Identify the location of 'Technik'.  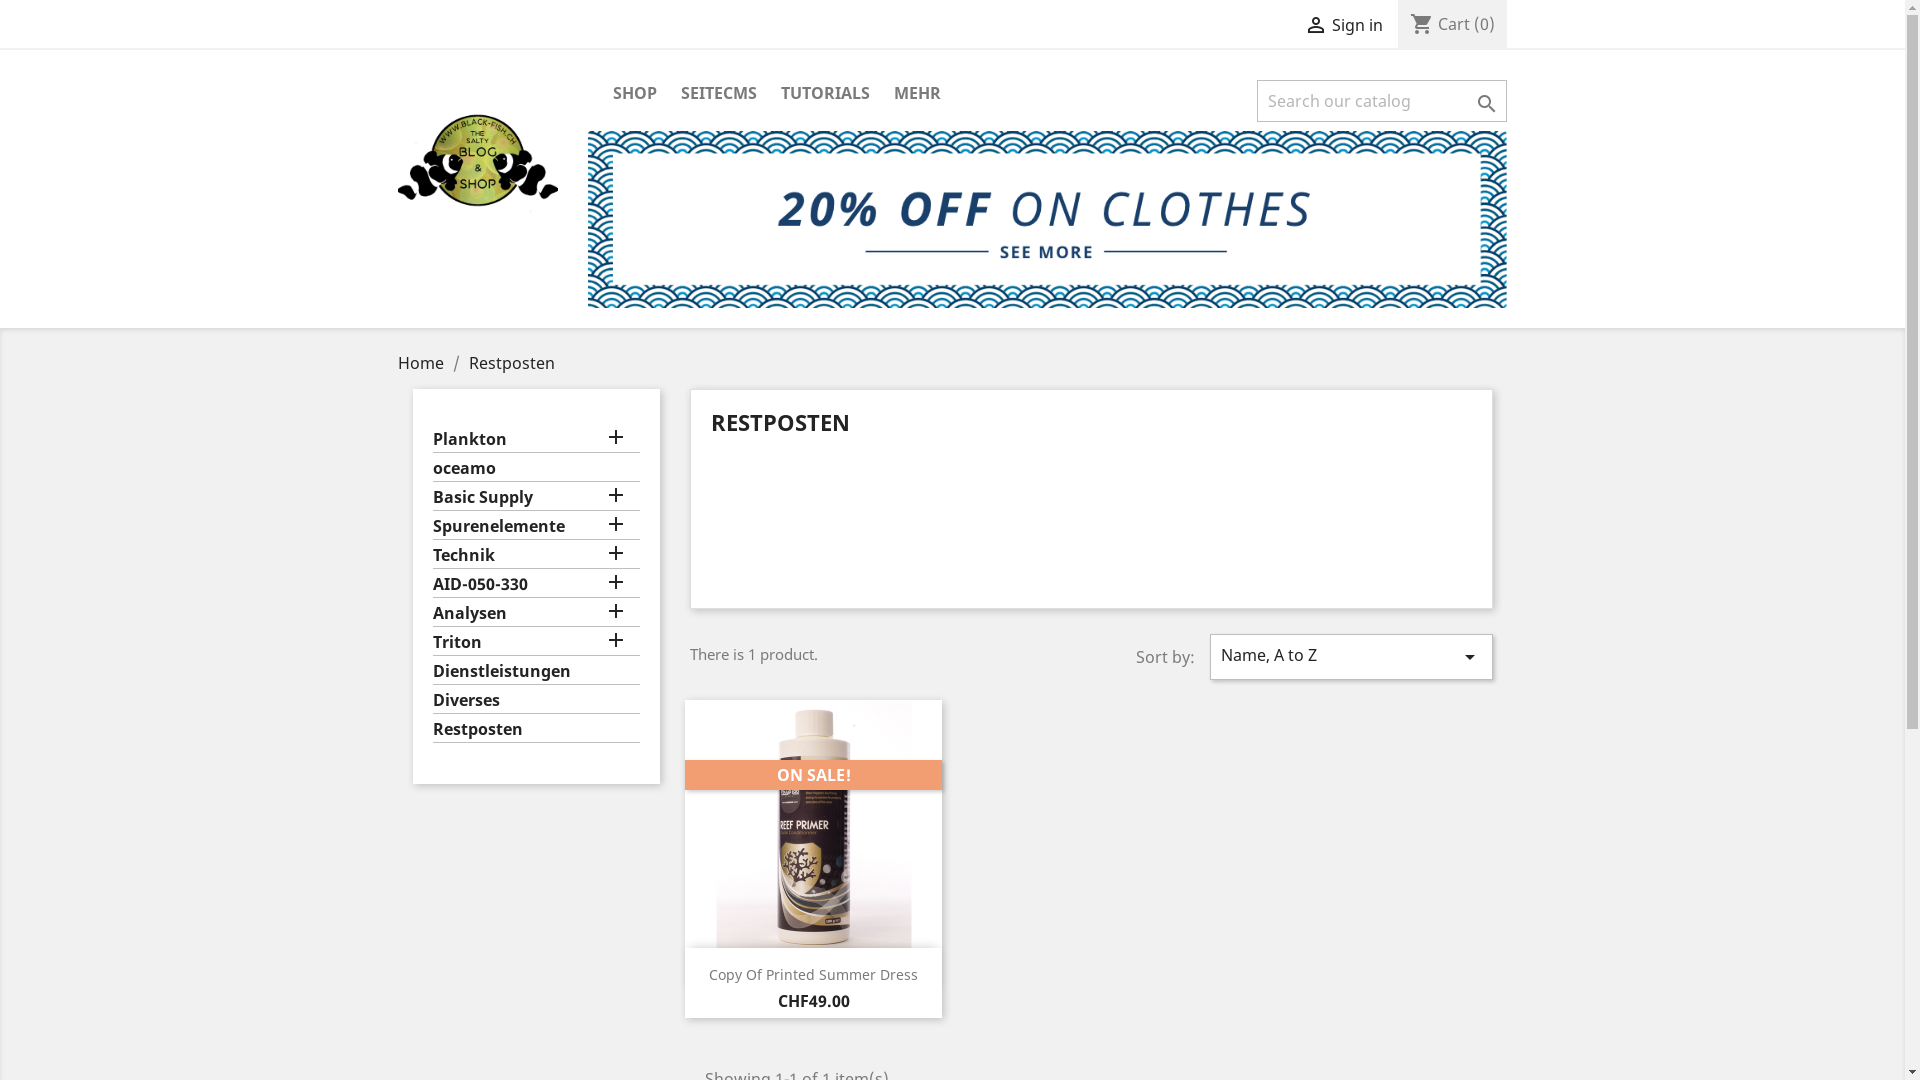
(536, 556).